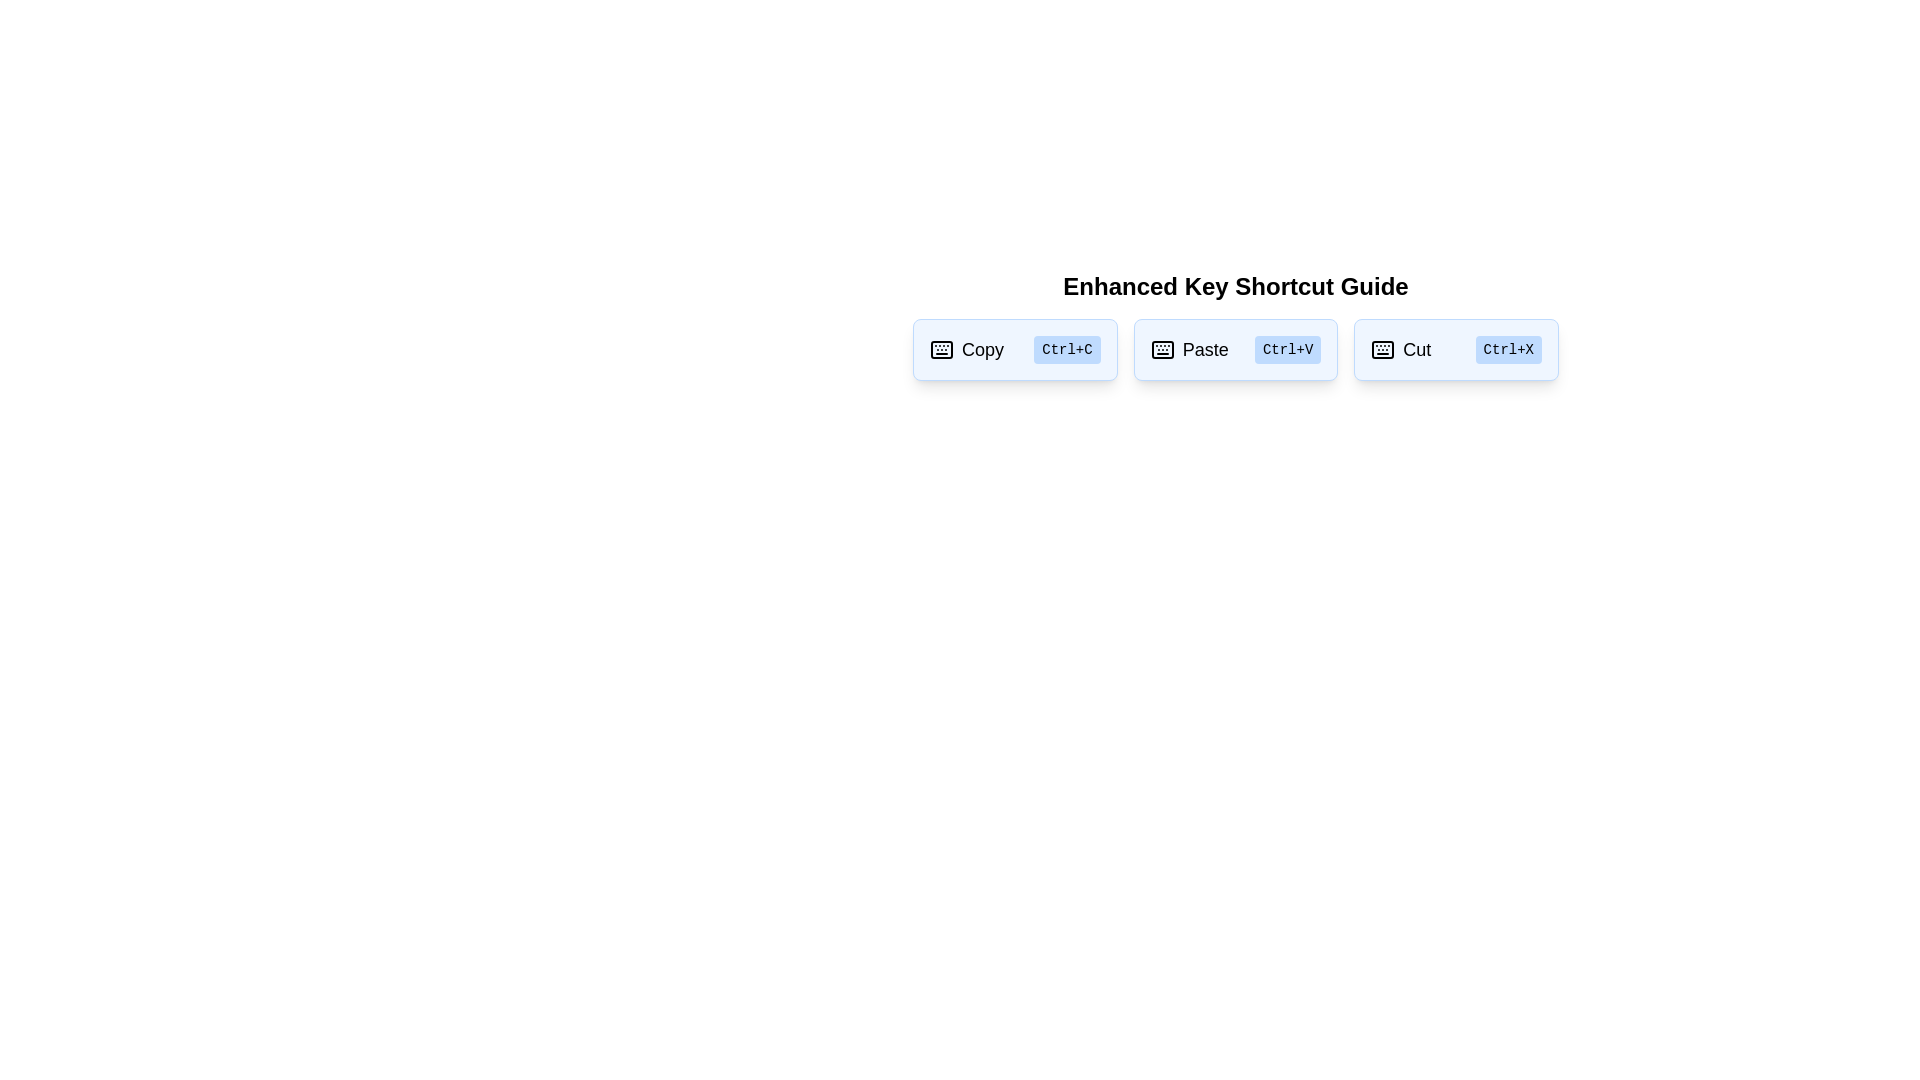 This screenshot has width=1920, height=1080. What do you see at coordinates (1162, 349) in the screenshot?
I see `the Paste icon, which represents the keyboard metaphor for the Paste functionality located in the middle of a row of three buttons, flanked by Copy and Cut` at bounding box center [1162, 349].